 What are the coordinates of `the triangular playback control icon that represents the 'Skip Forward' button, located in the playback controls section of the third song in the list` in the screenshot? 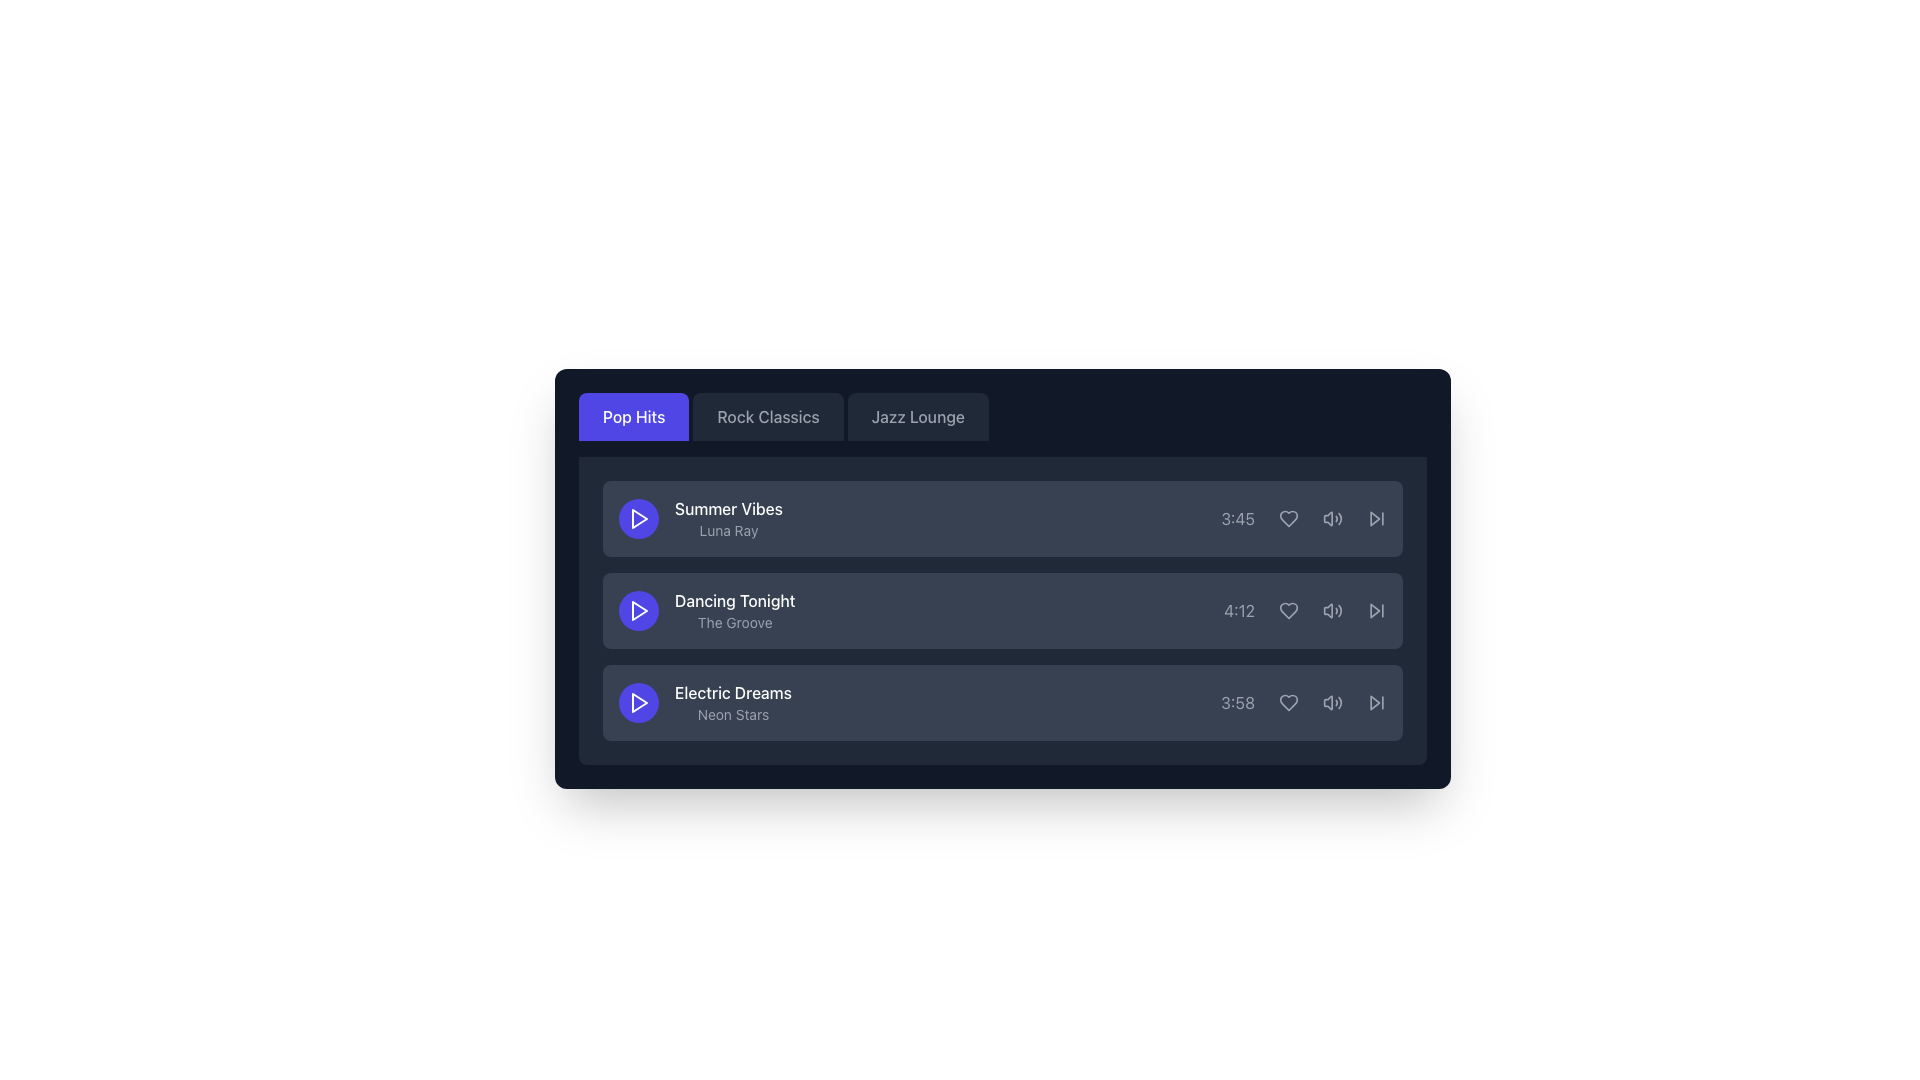 It's located at (1374, 518).